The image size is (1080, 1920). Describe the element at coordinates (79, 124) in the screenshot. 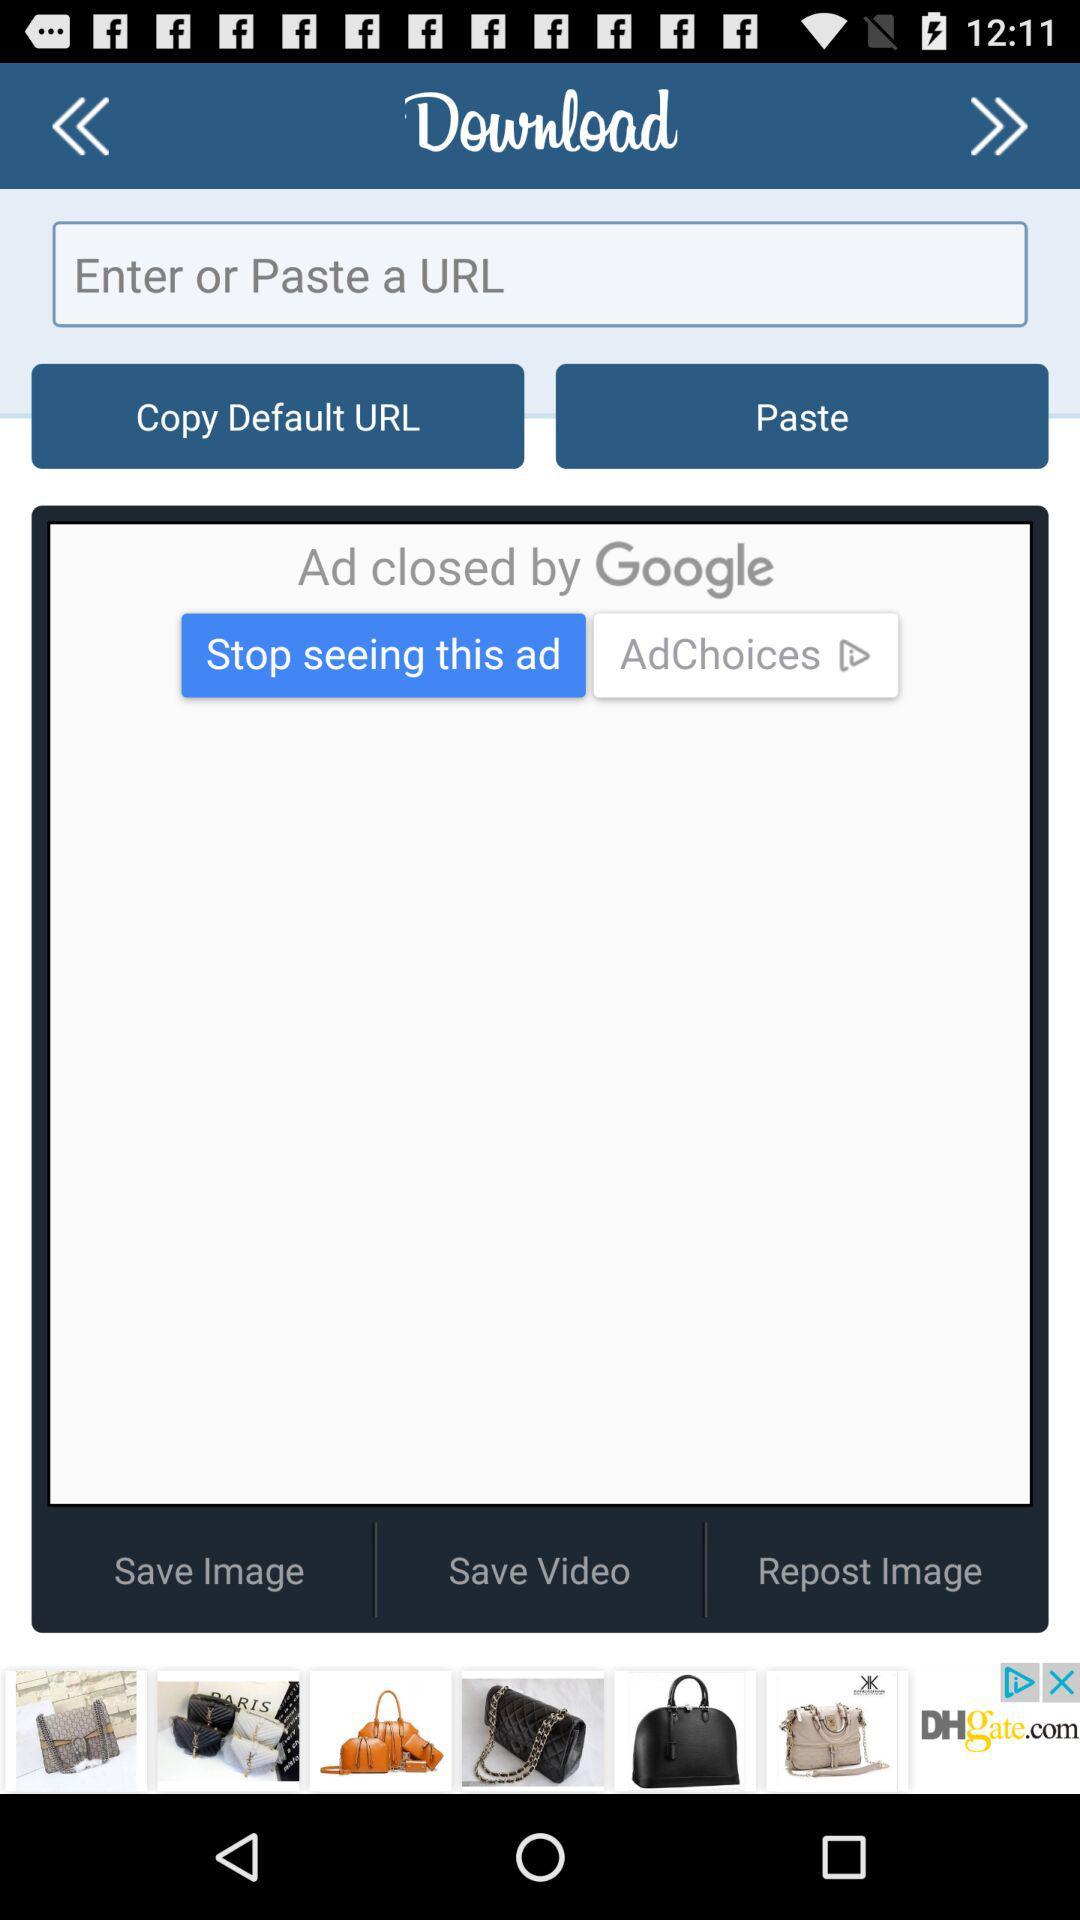

I see `go back` at that location.